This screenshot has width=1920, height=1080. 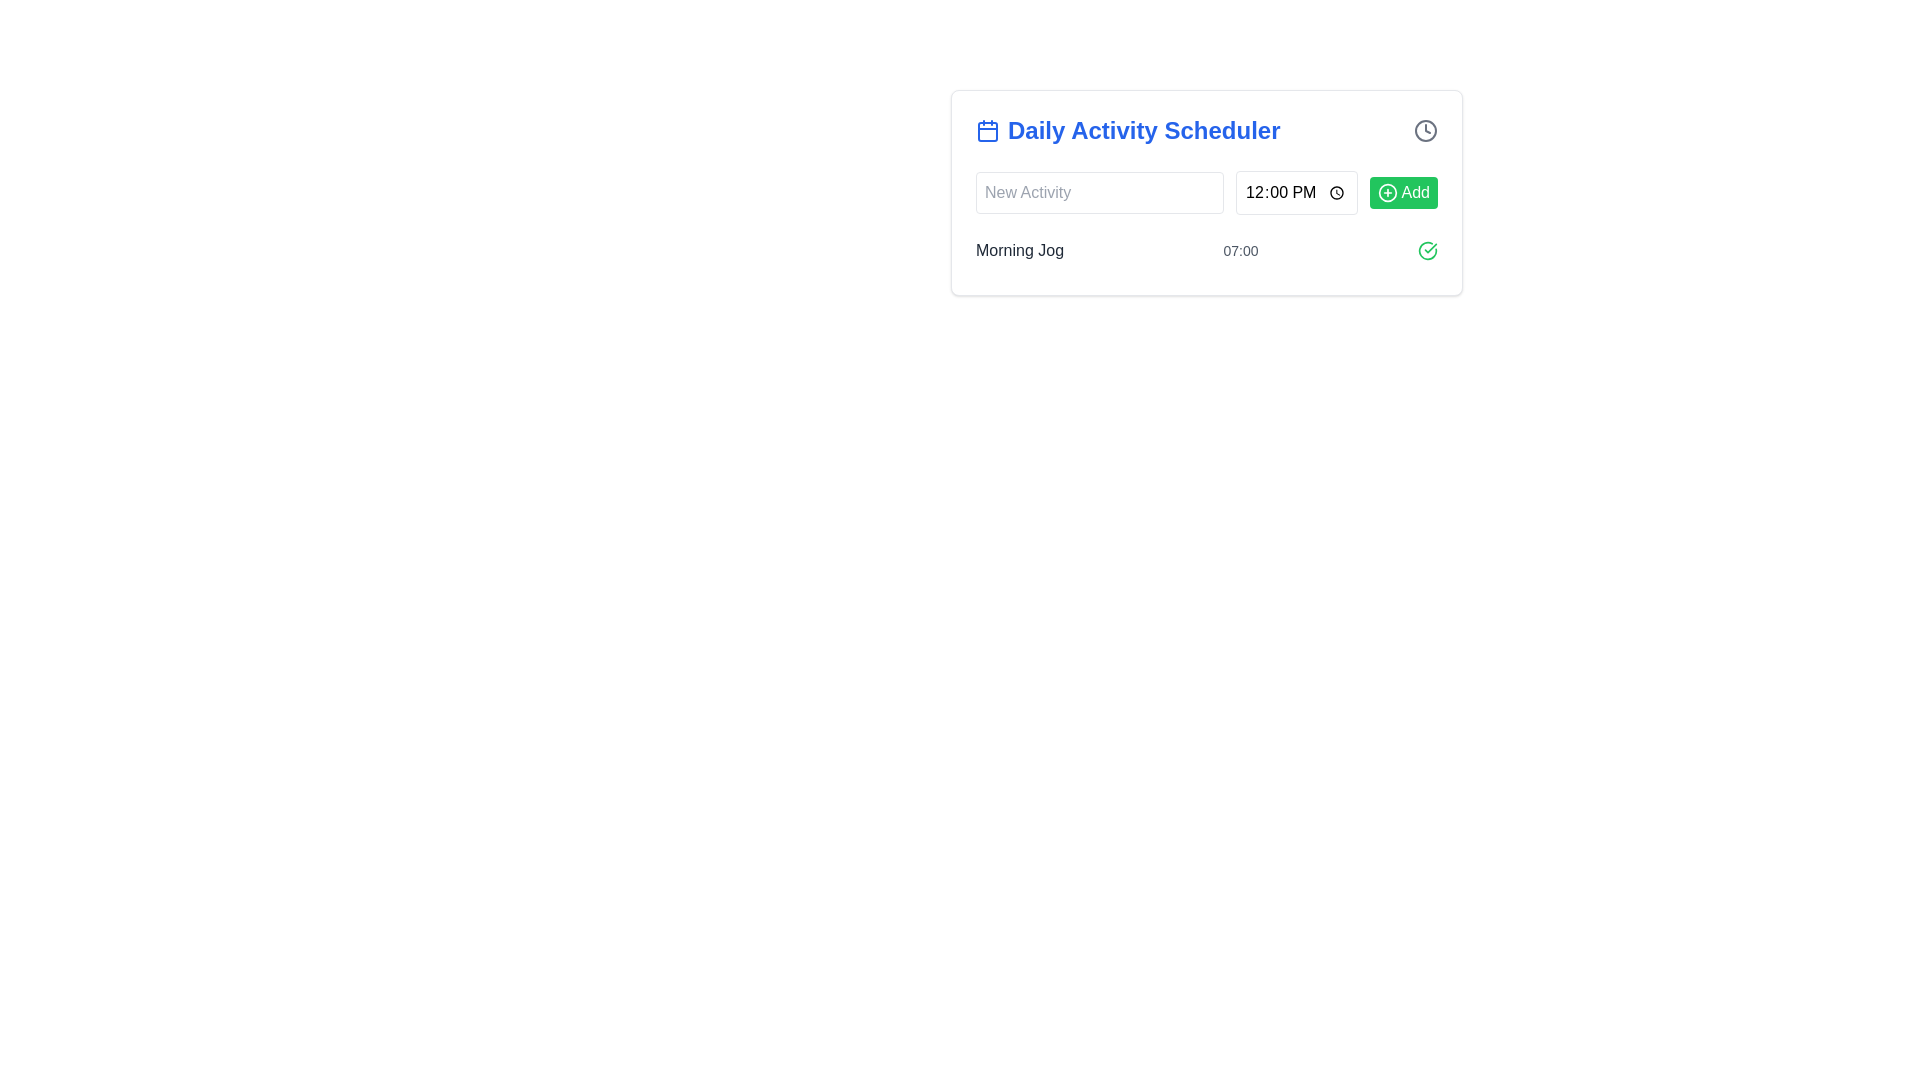 I want to click on the circular icon inside the green 'Add' button located on the right-hand side of the interface, next to the time input field, so click(x=1386, y=192).